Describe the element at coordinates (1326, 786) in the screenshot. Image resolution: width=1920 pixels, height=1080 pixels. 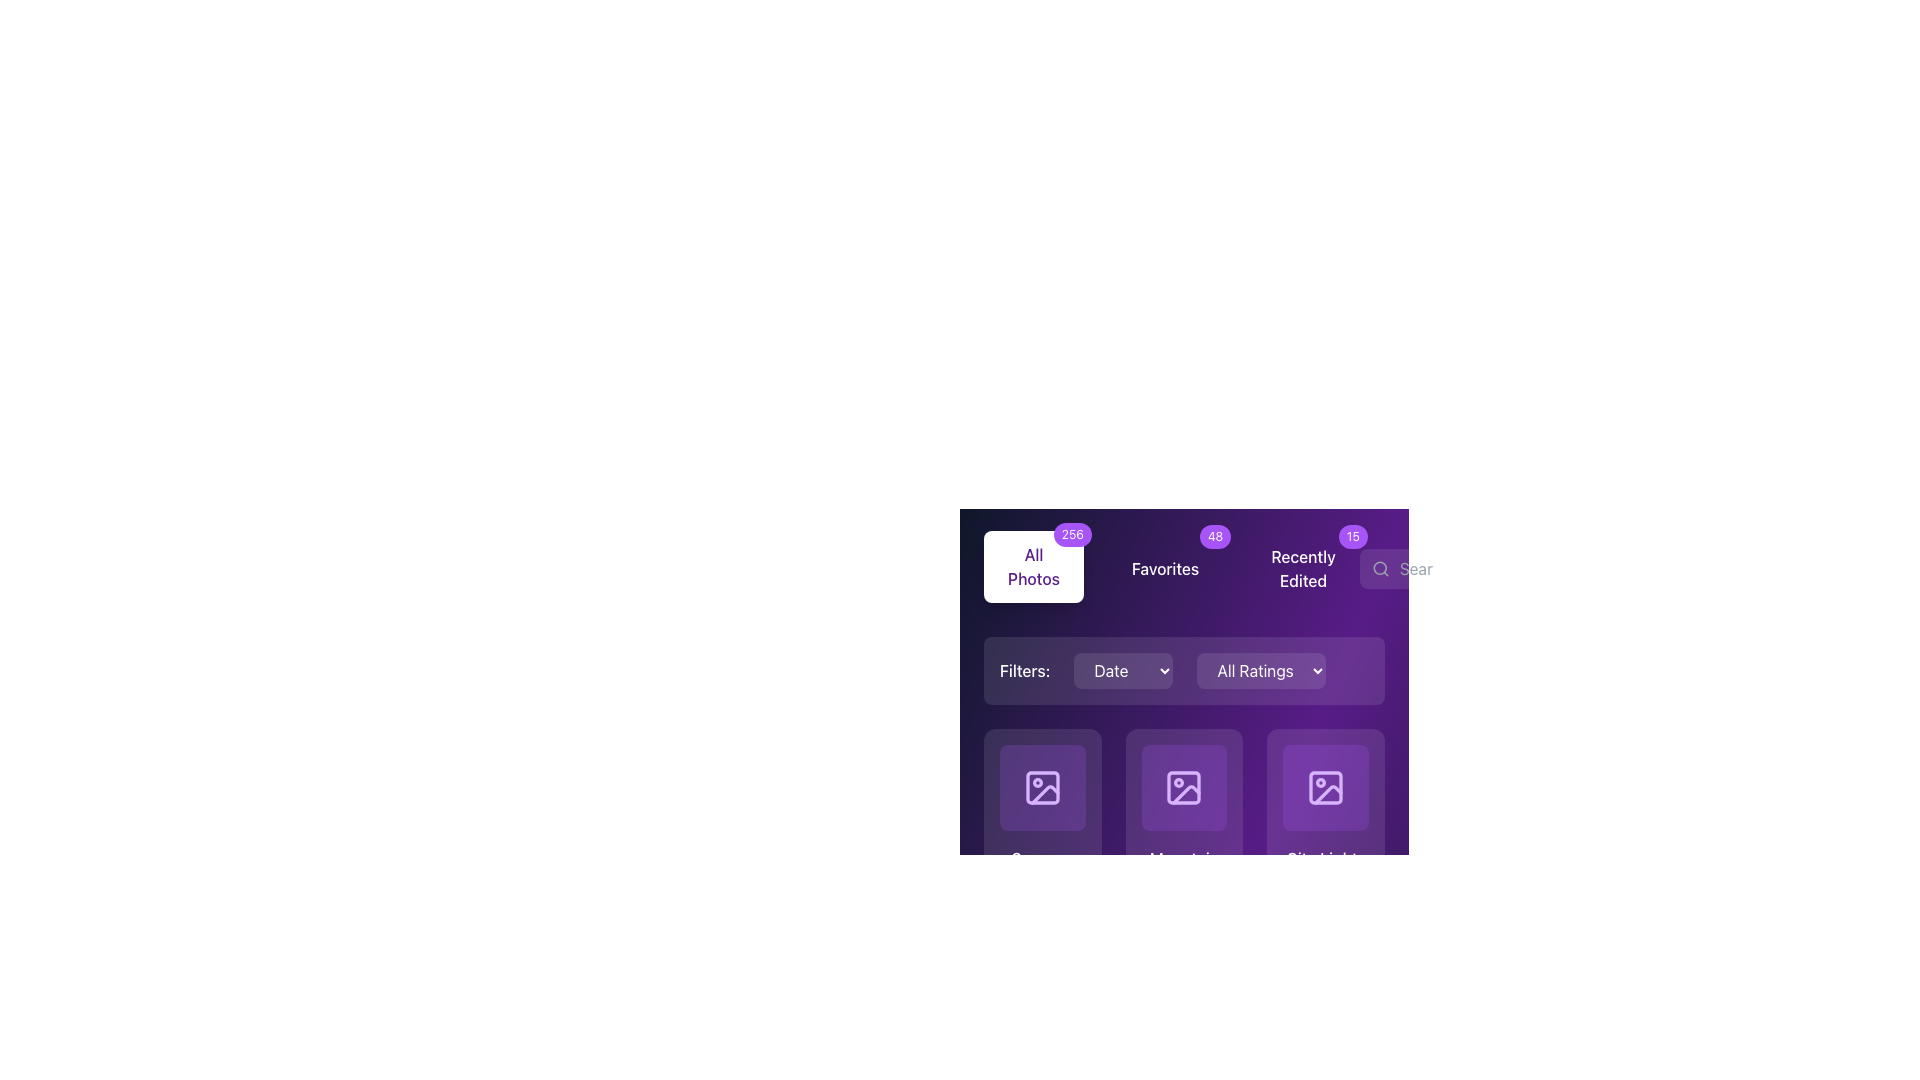
I see `the purple rounded rectangle element within the photograph icon located at the top-right corner of the interface` at that location.